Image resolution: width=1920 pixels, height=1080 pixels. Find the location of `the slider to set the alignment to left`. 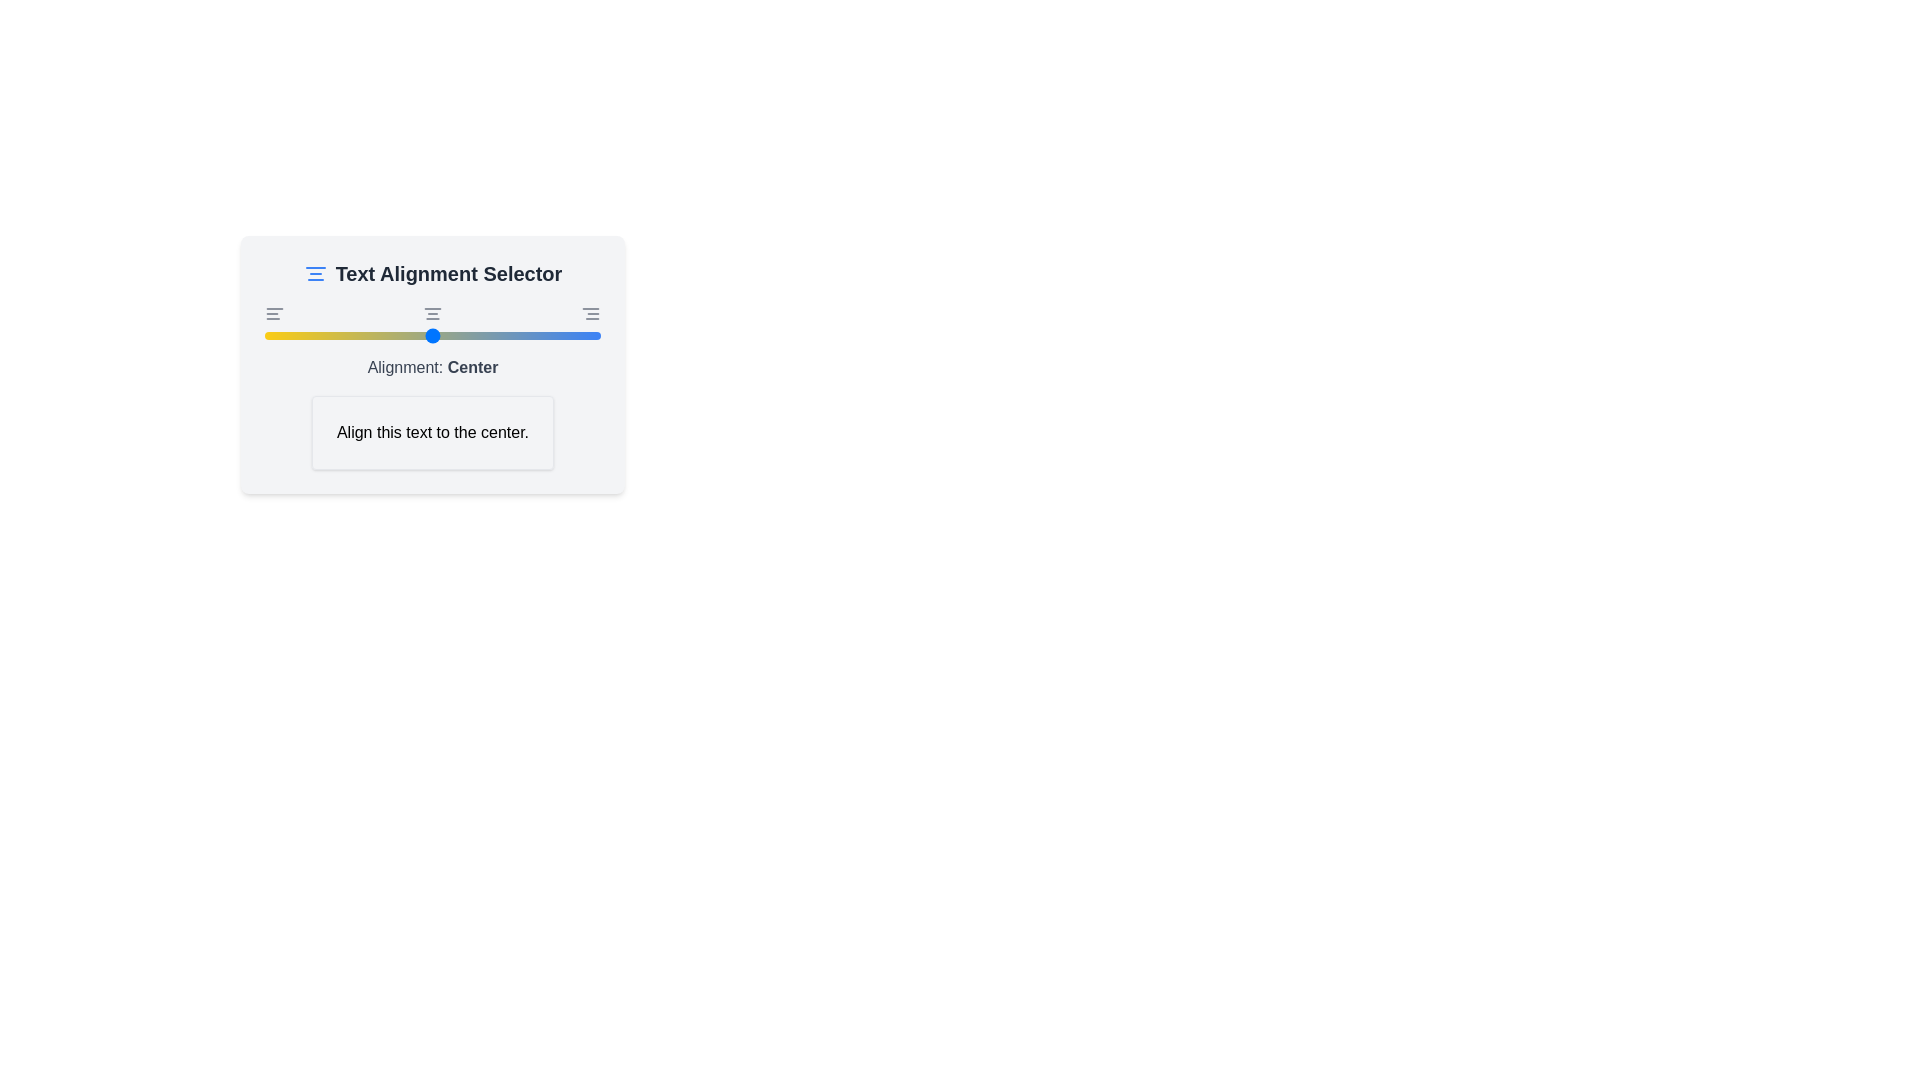

the slider to set the alignment to left is located at coordinates (263, 334).